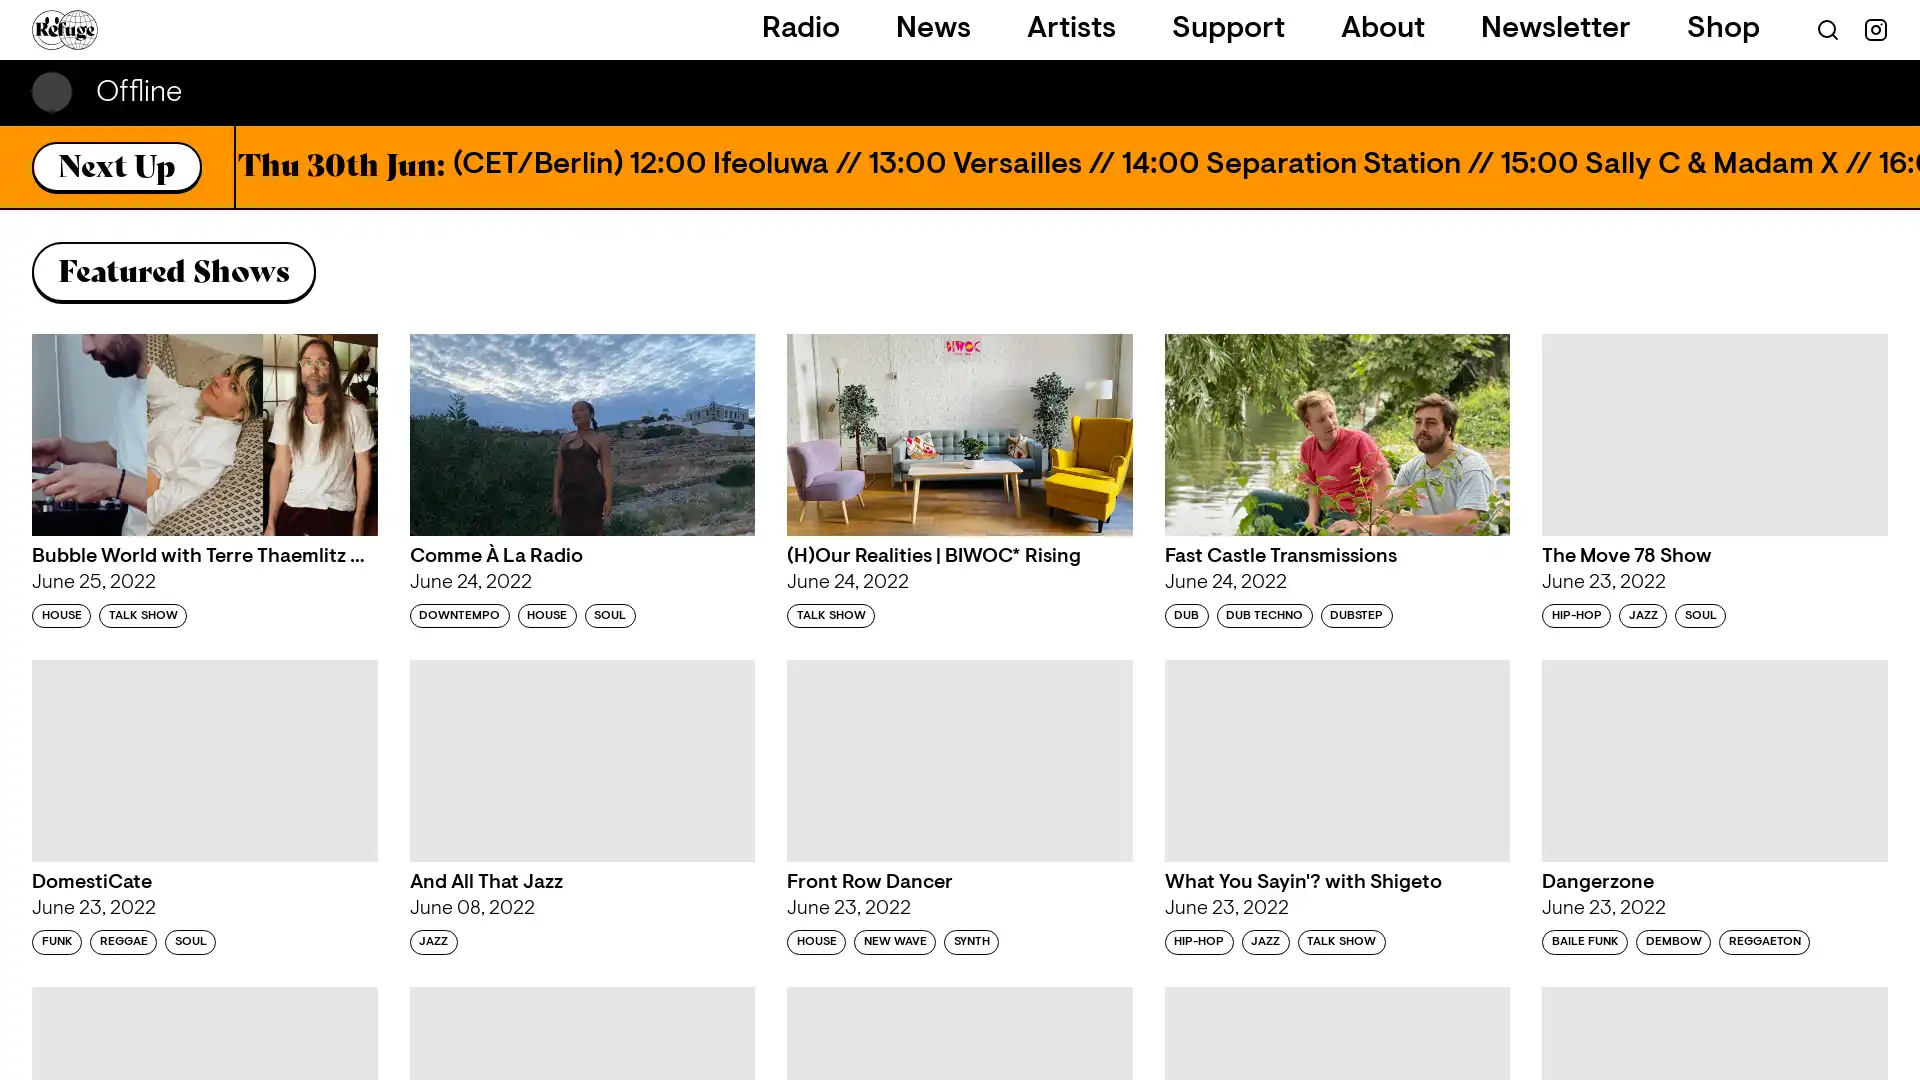 The width and height of the screenshot is (1920, 1080). I want to click on Comme A La Radio, so click(580, 434).